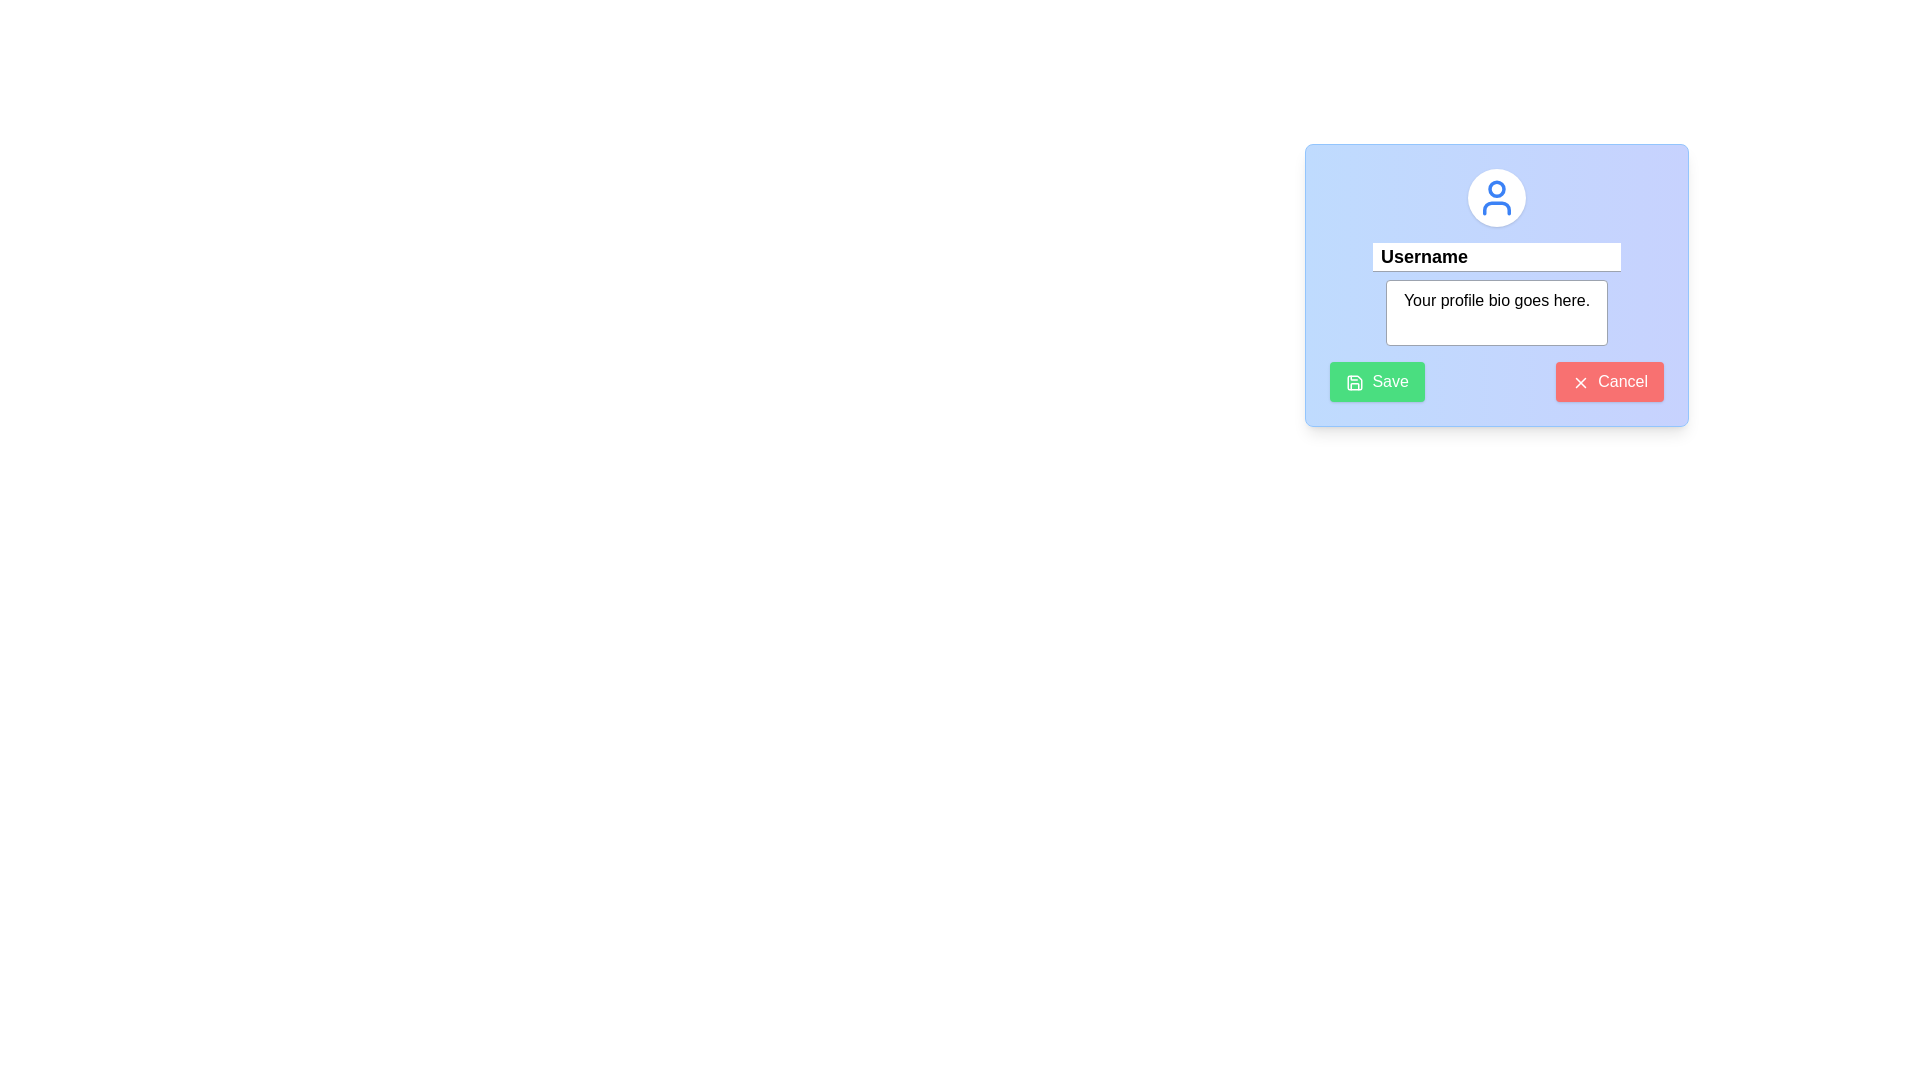 This screenshot has height=1080, width=1920. Describe the element at coordinates (1354, 381) in the screenshot. I see `the save icon, which is a small disk-shaped design located to the left inside the green 'Save' button` at that location.